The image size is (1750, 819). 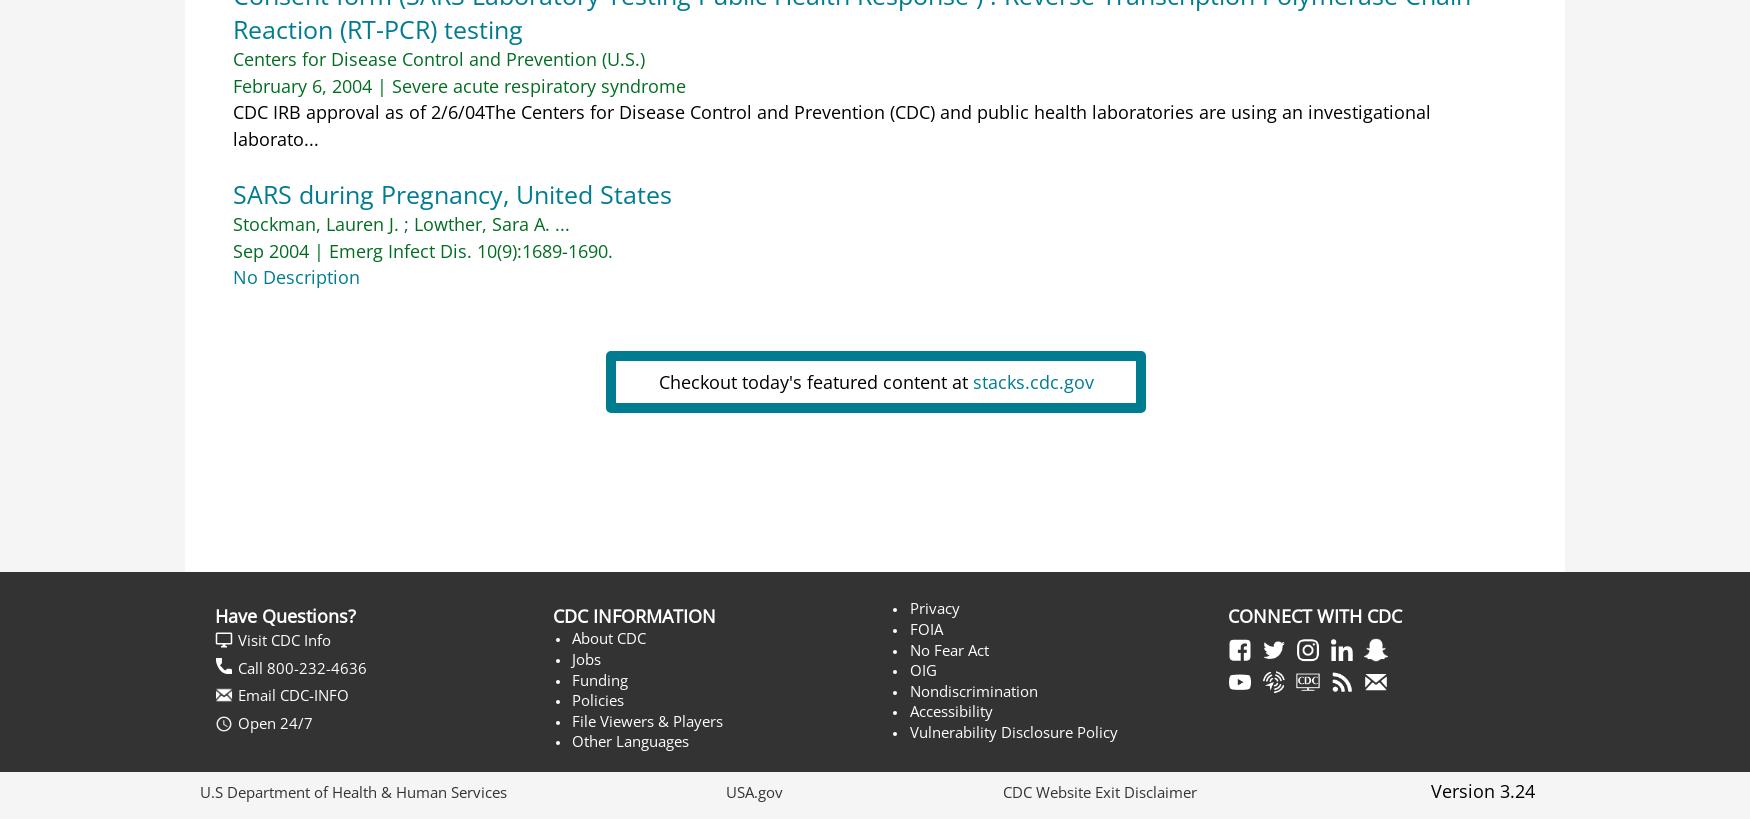 What do you see at coordinates (973, 690) in the screenshot?
I see `'Nondiscrimination'` at bounding box center [973, 690].